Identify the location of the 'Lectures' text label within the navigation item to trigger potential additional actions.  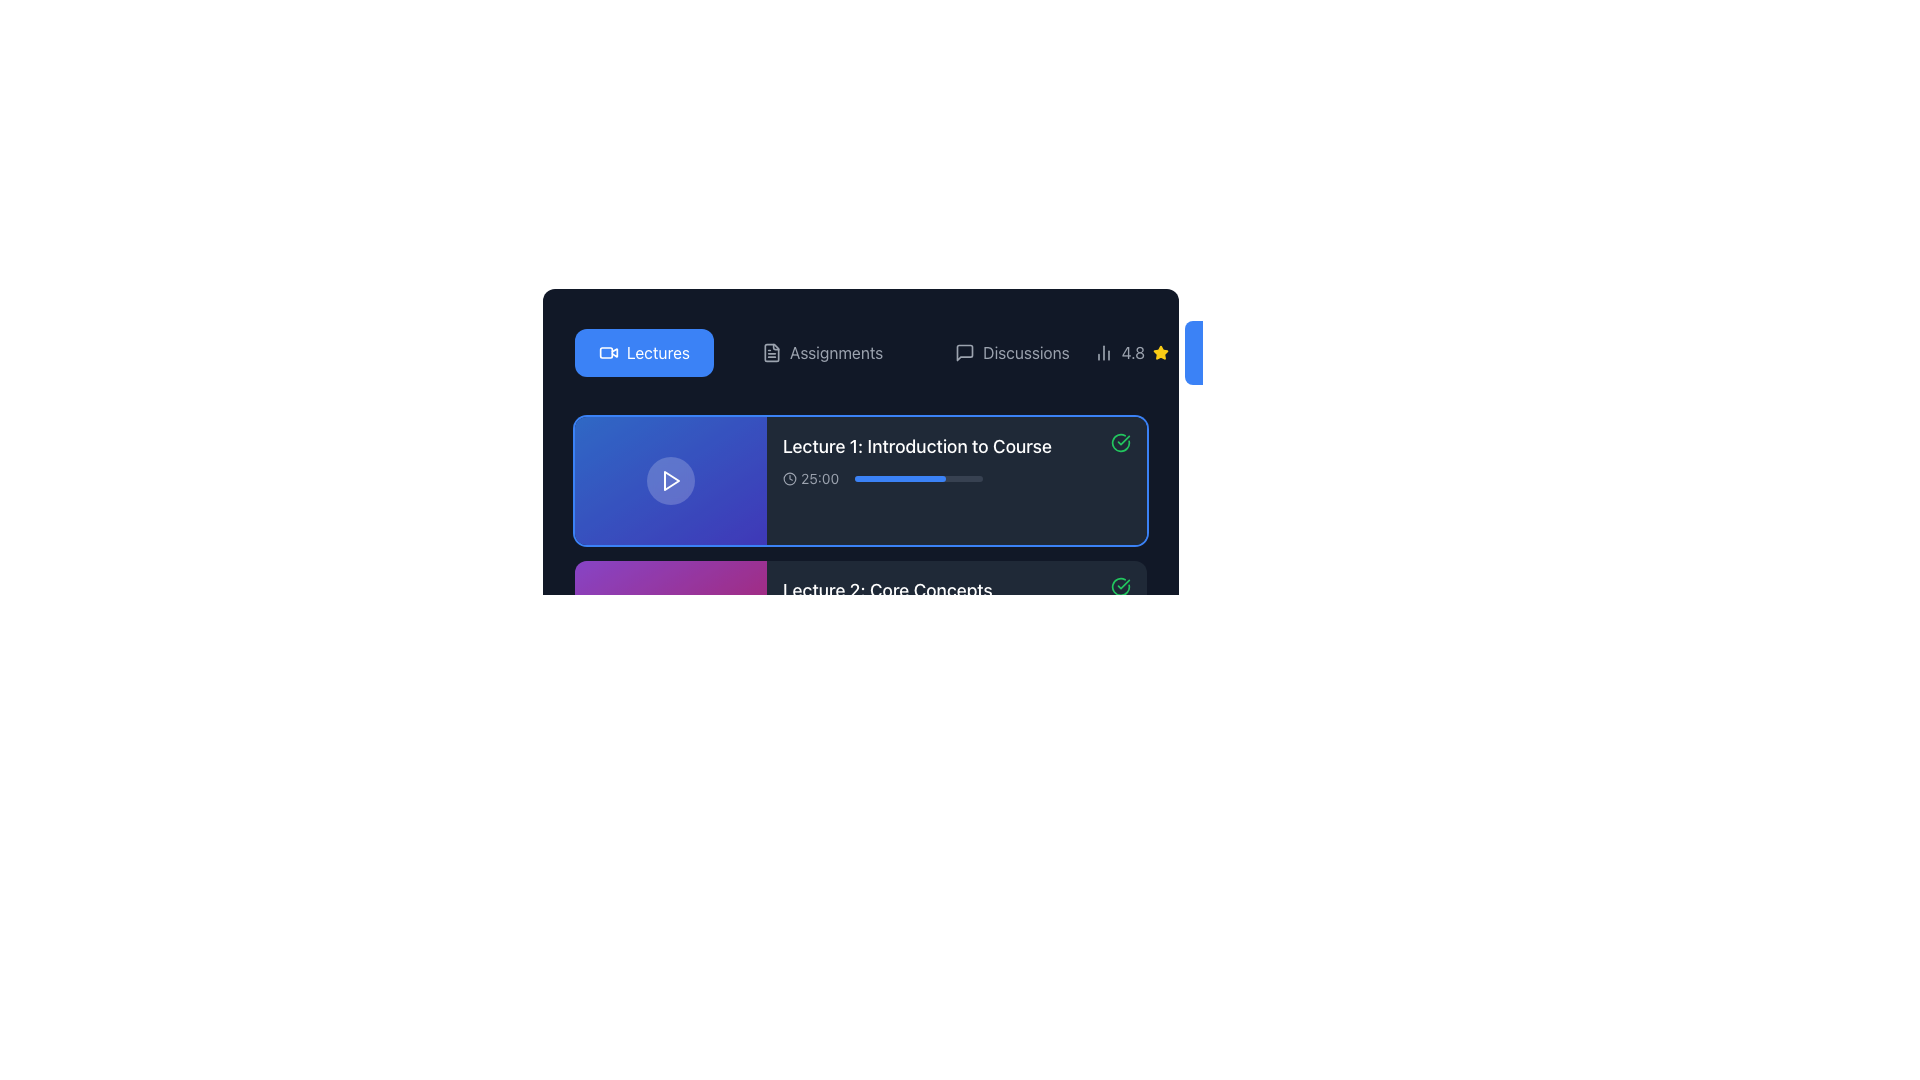
(658, 352).